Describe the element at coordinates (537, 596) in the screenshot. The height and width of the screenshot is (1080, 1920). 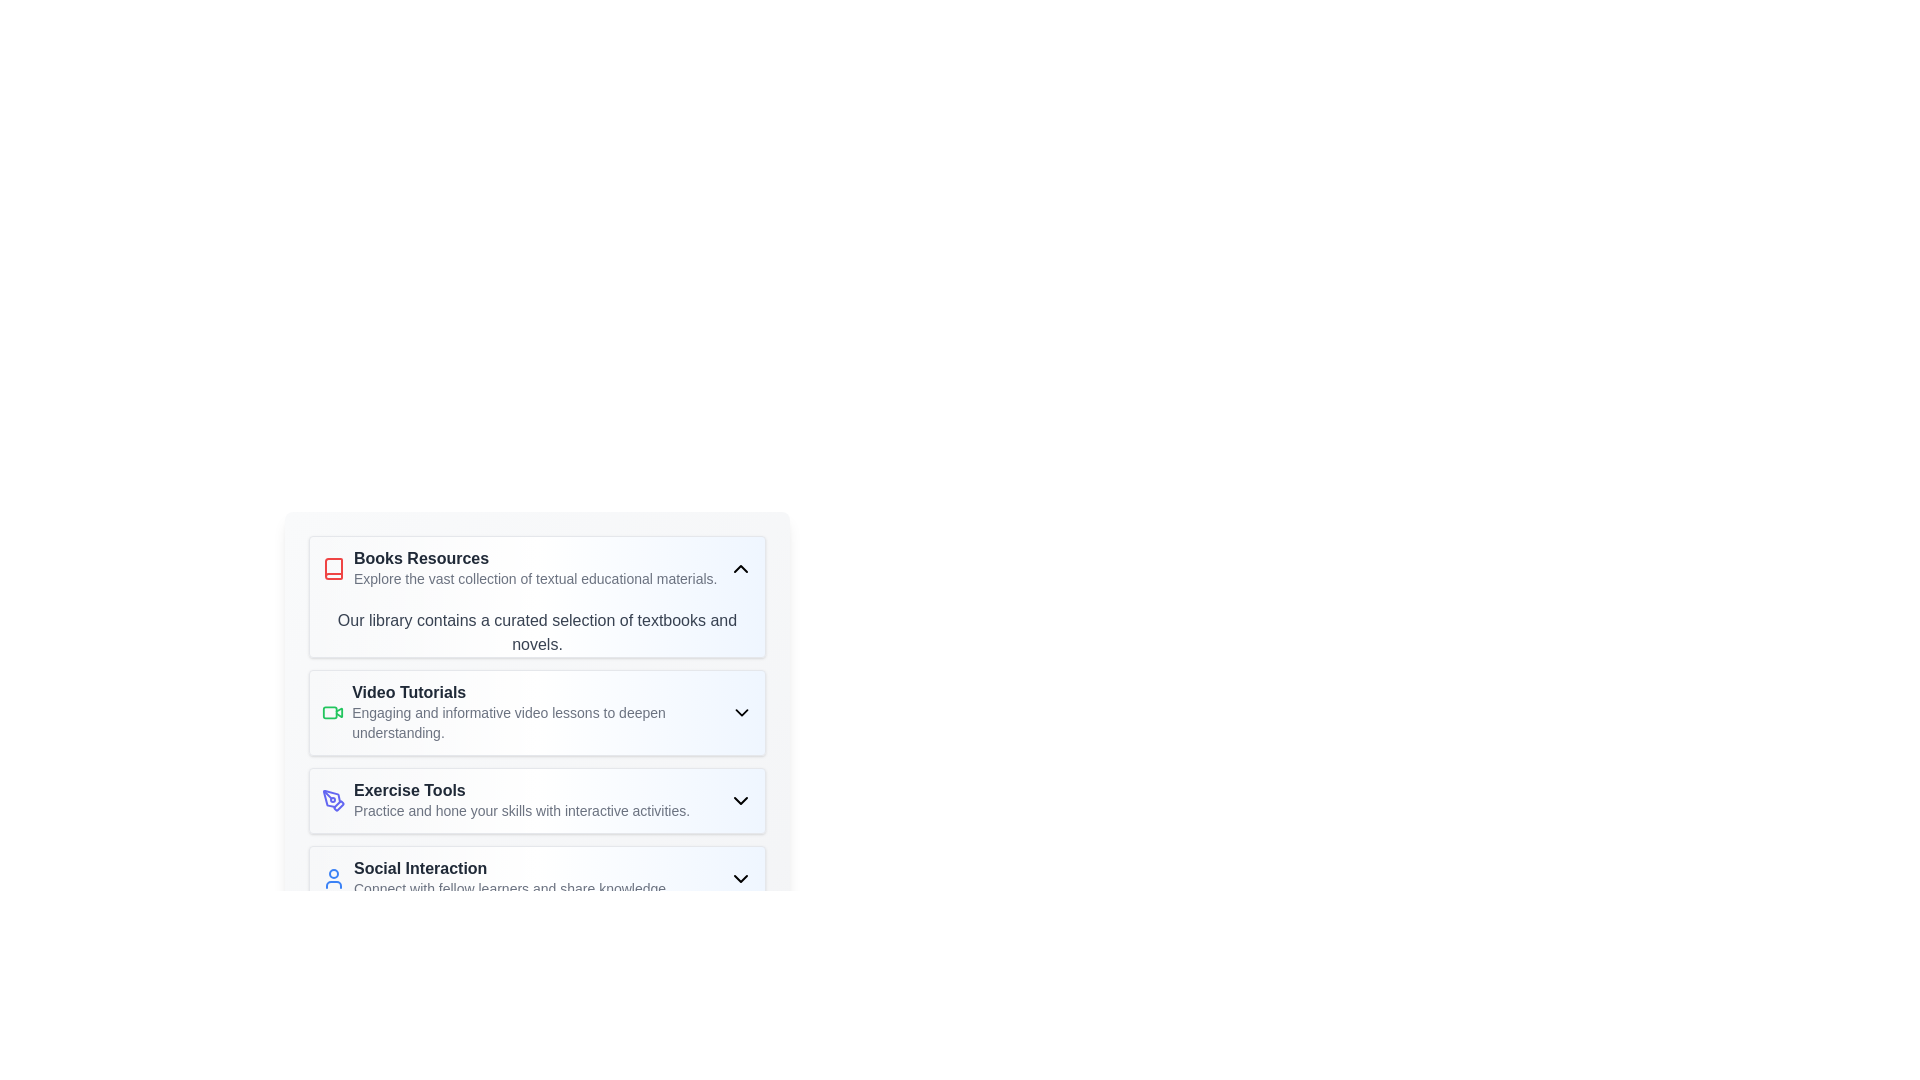
I see `the Information card at the top of the vertical series of cards` at that location.